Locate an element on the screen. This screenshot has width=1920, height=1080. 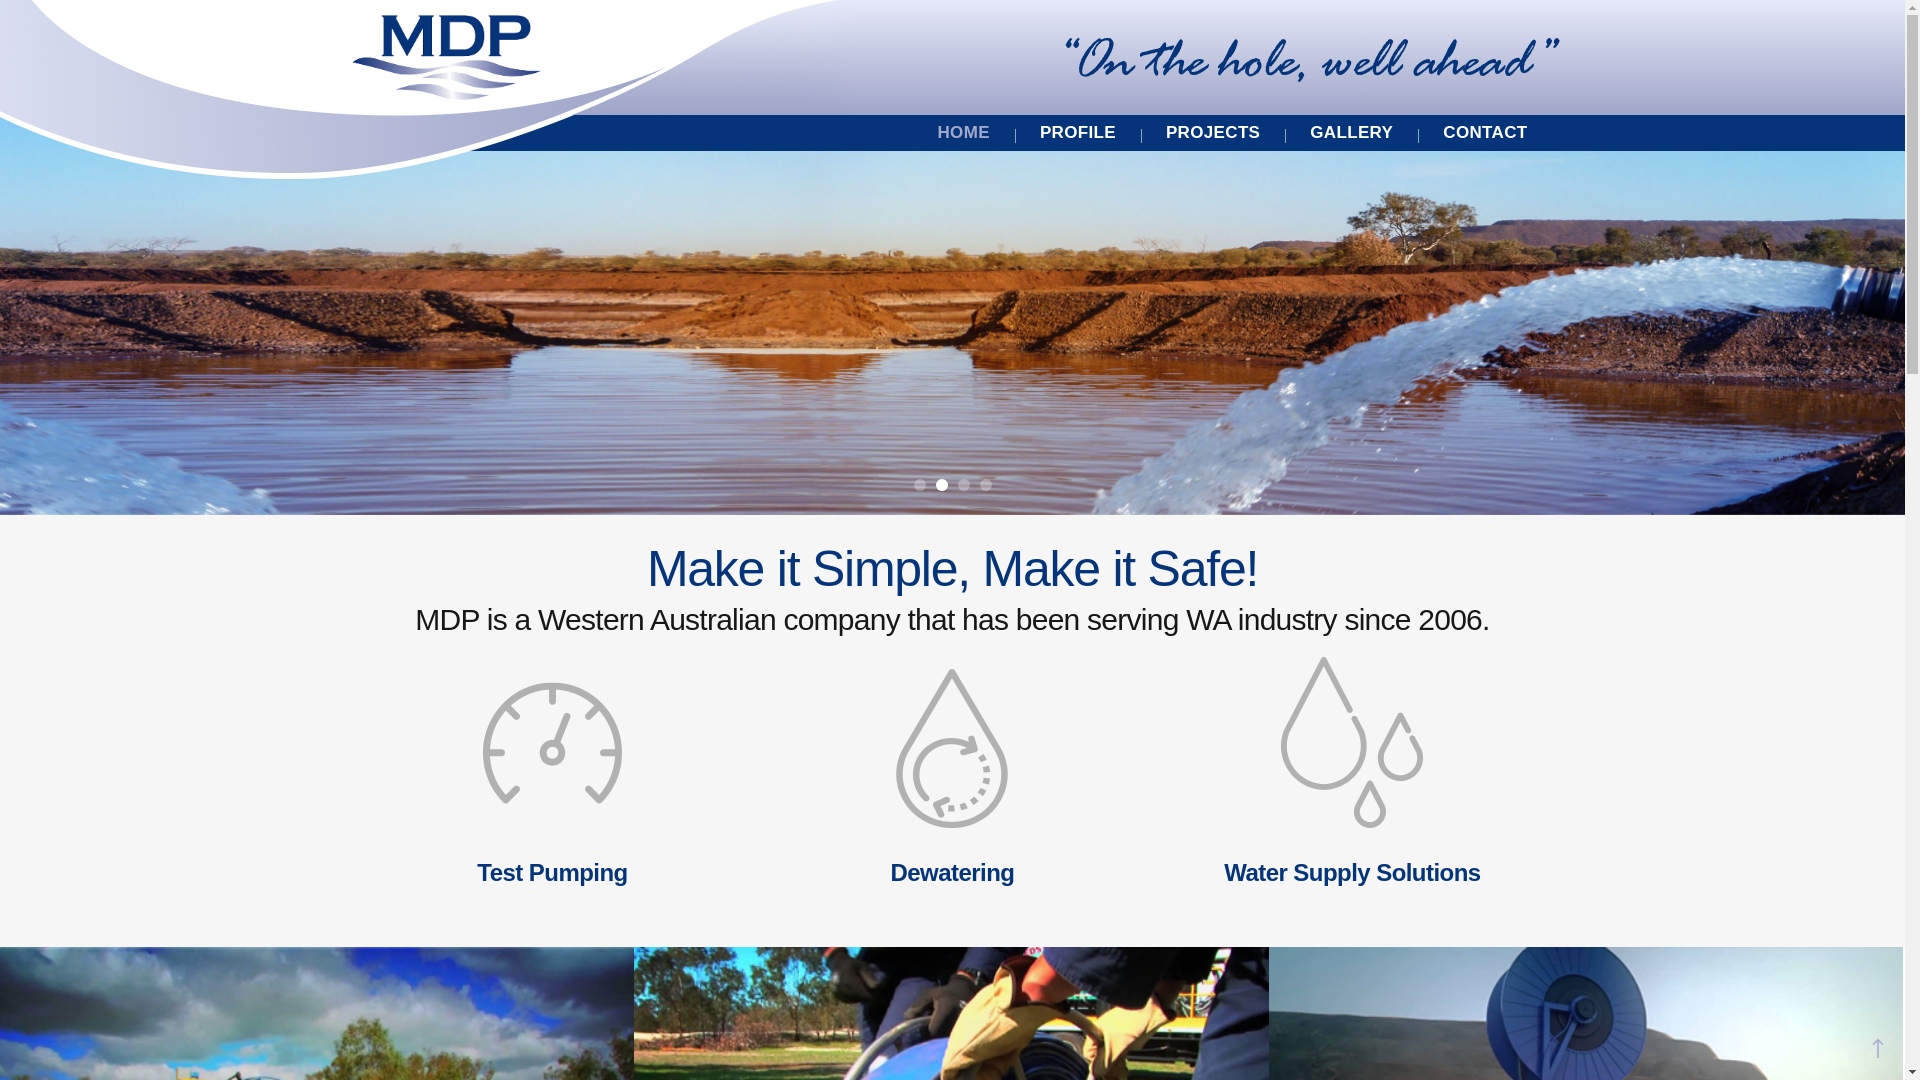
'GALLERY' is located at coordinates (1351, 132).